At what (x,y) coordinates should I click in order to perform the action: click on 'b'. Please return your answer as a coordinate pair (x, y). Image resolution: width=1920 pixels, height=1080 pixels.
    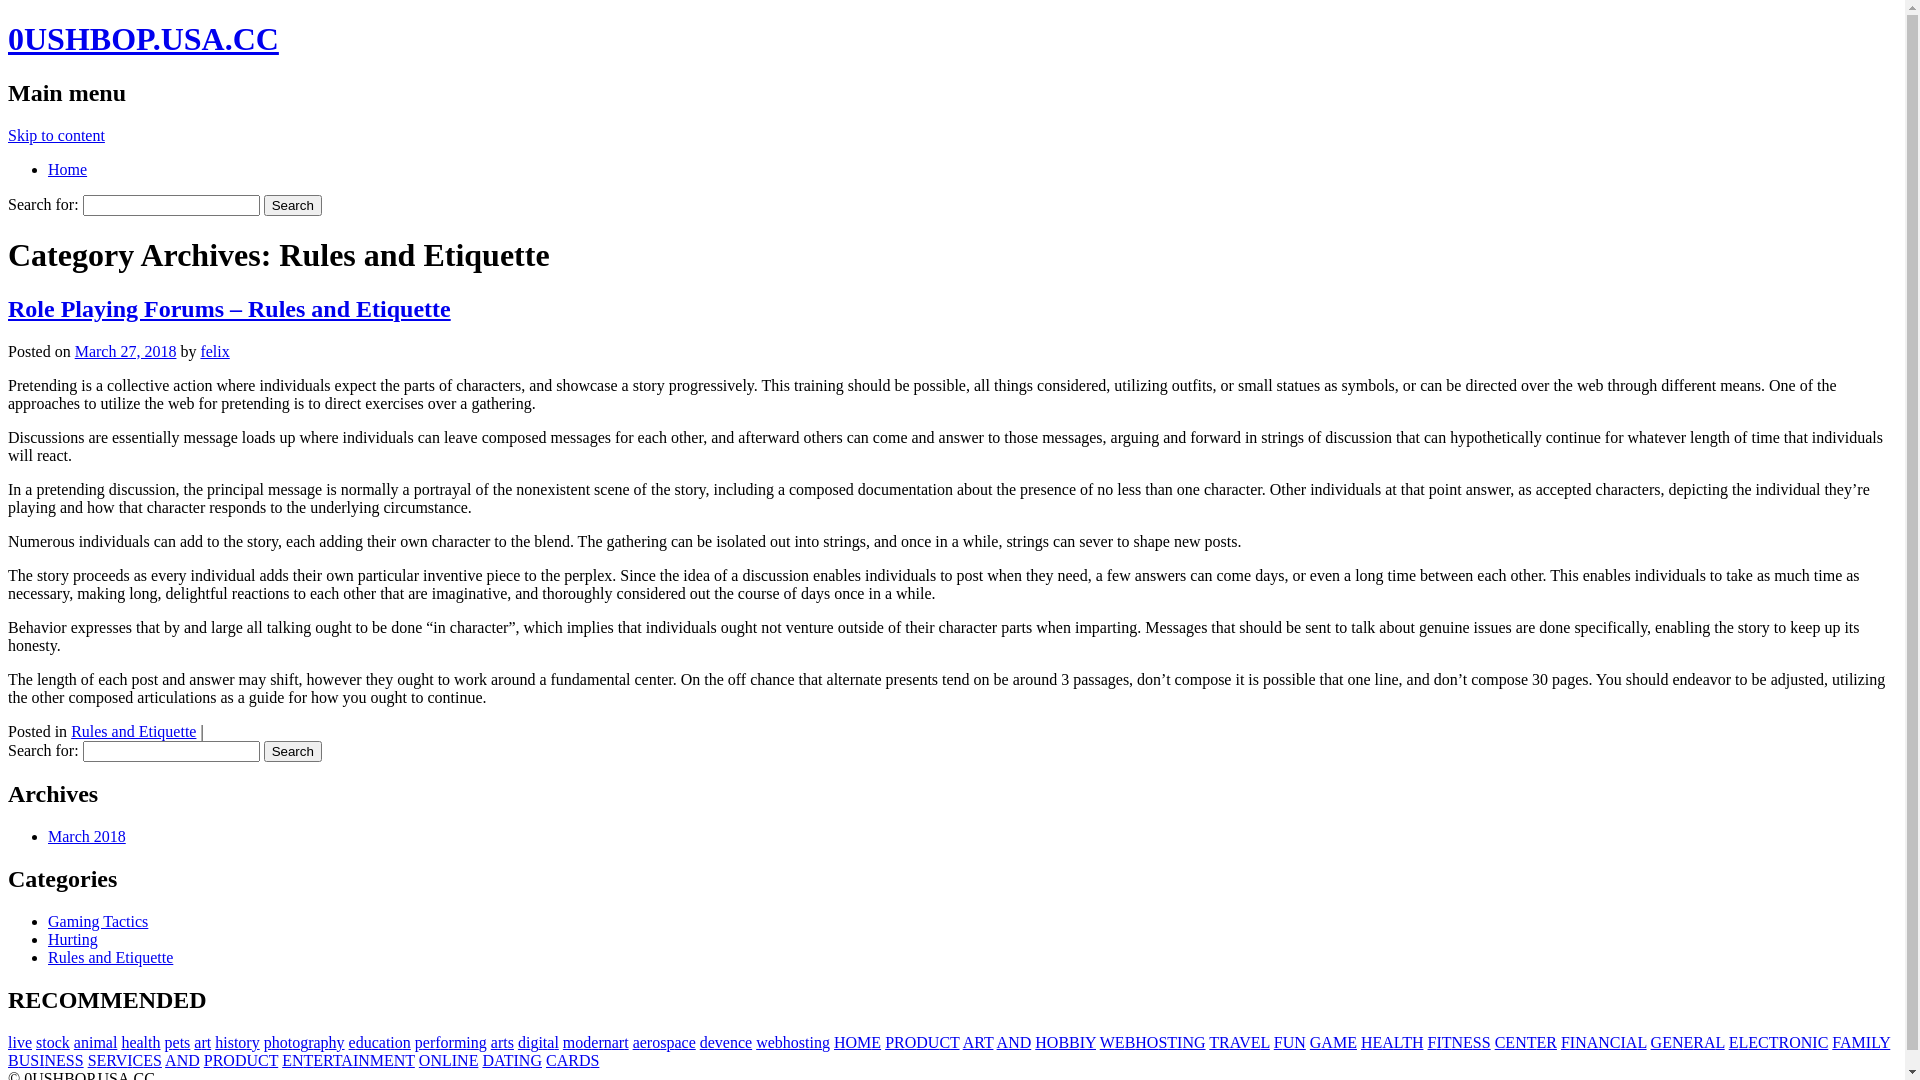
    Looking at the image, I should click on (777, 1041).